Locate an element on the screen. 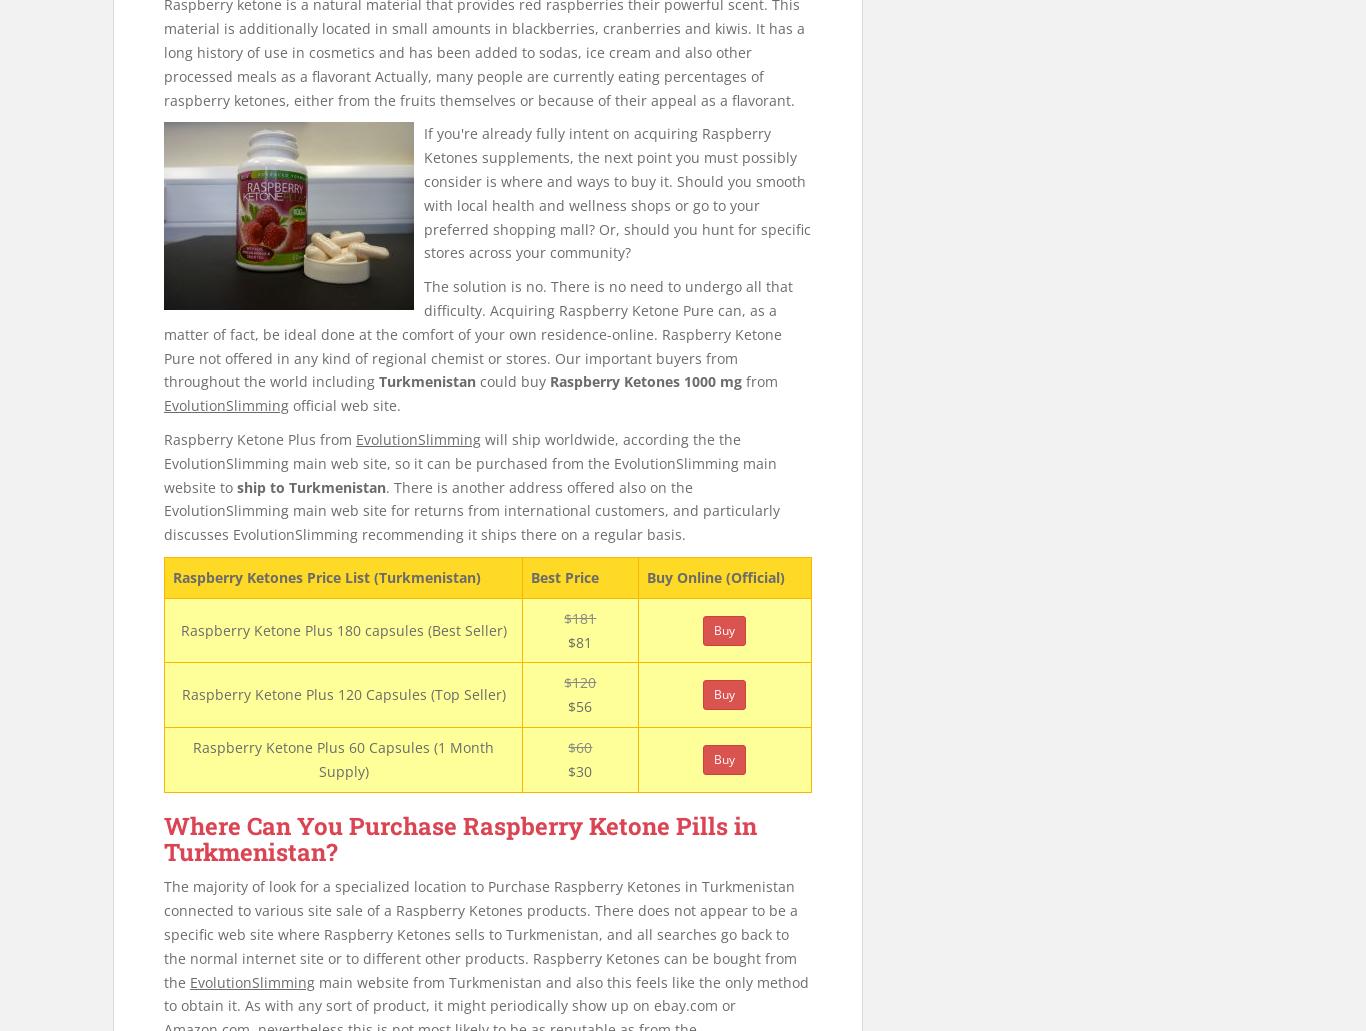 Image resolution: width=1366 pixels, height=1031 pixels. 'could buy' is located at coordinates (512, 380).